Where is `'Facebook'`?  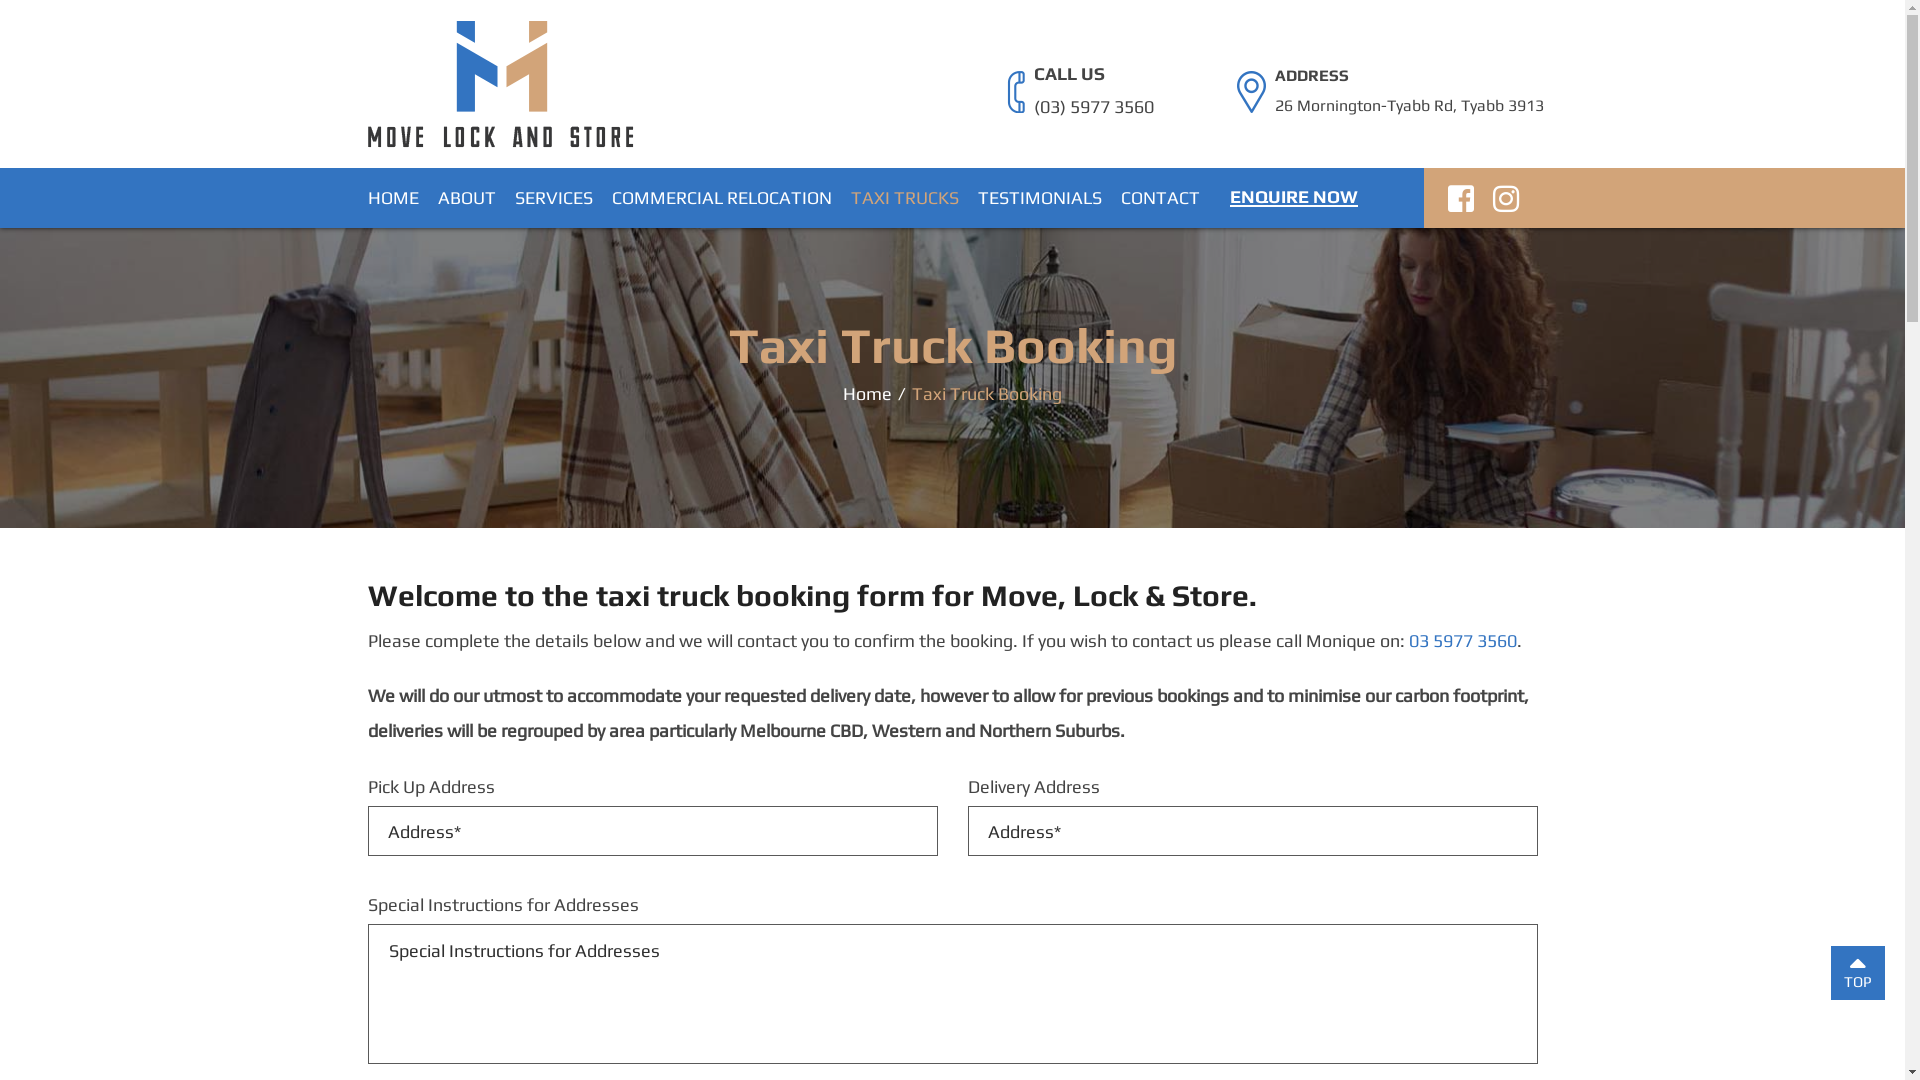 'Facebook' is located at coordinates (1448, 203).